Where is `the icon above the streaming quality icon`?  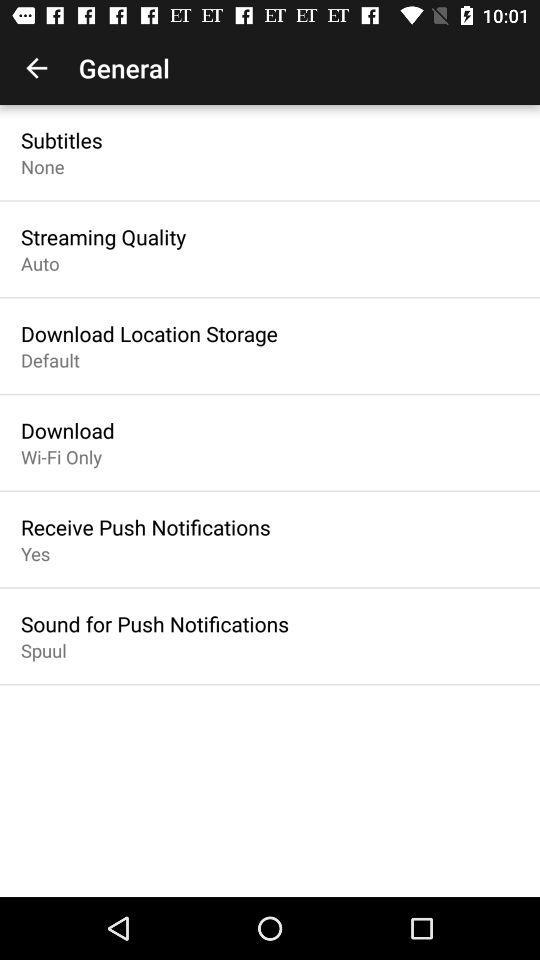 the icon above the streaming quality icon is located at coordinates (42, 165).